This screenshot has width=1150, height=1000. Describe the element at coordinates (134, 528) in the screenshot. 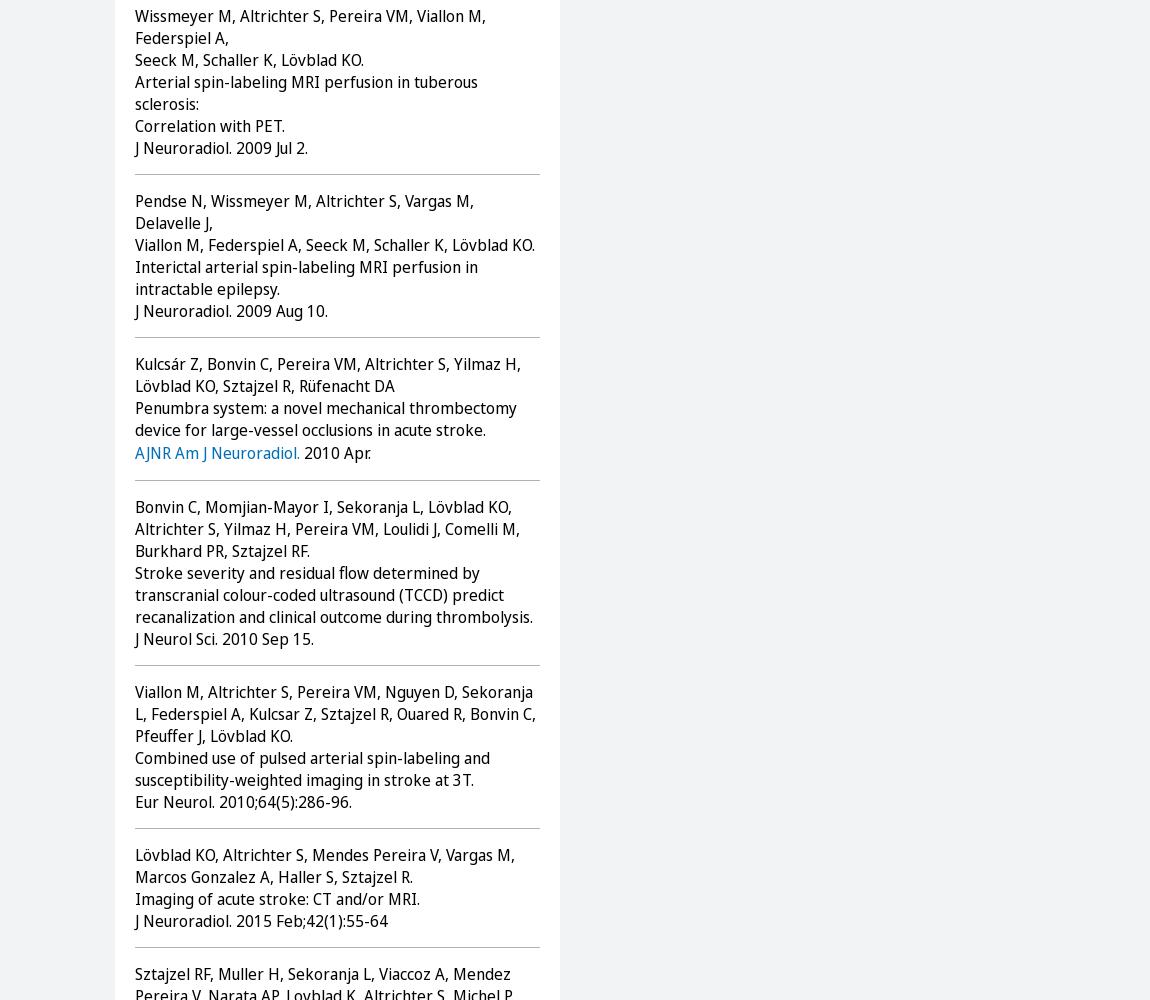

I see `'Bonvin C, Momjian-Mayor I, Sekoranja L, Lövblad KO, Altrichter S, Yilmaz H, Pereira VM, Loulidi J, Comelli M, Burkhard PR, Sztajzel RF.'` at that location.